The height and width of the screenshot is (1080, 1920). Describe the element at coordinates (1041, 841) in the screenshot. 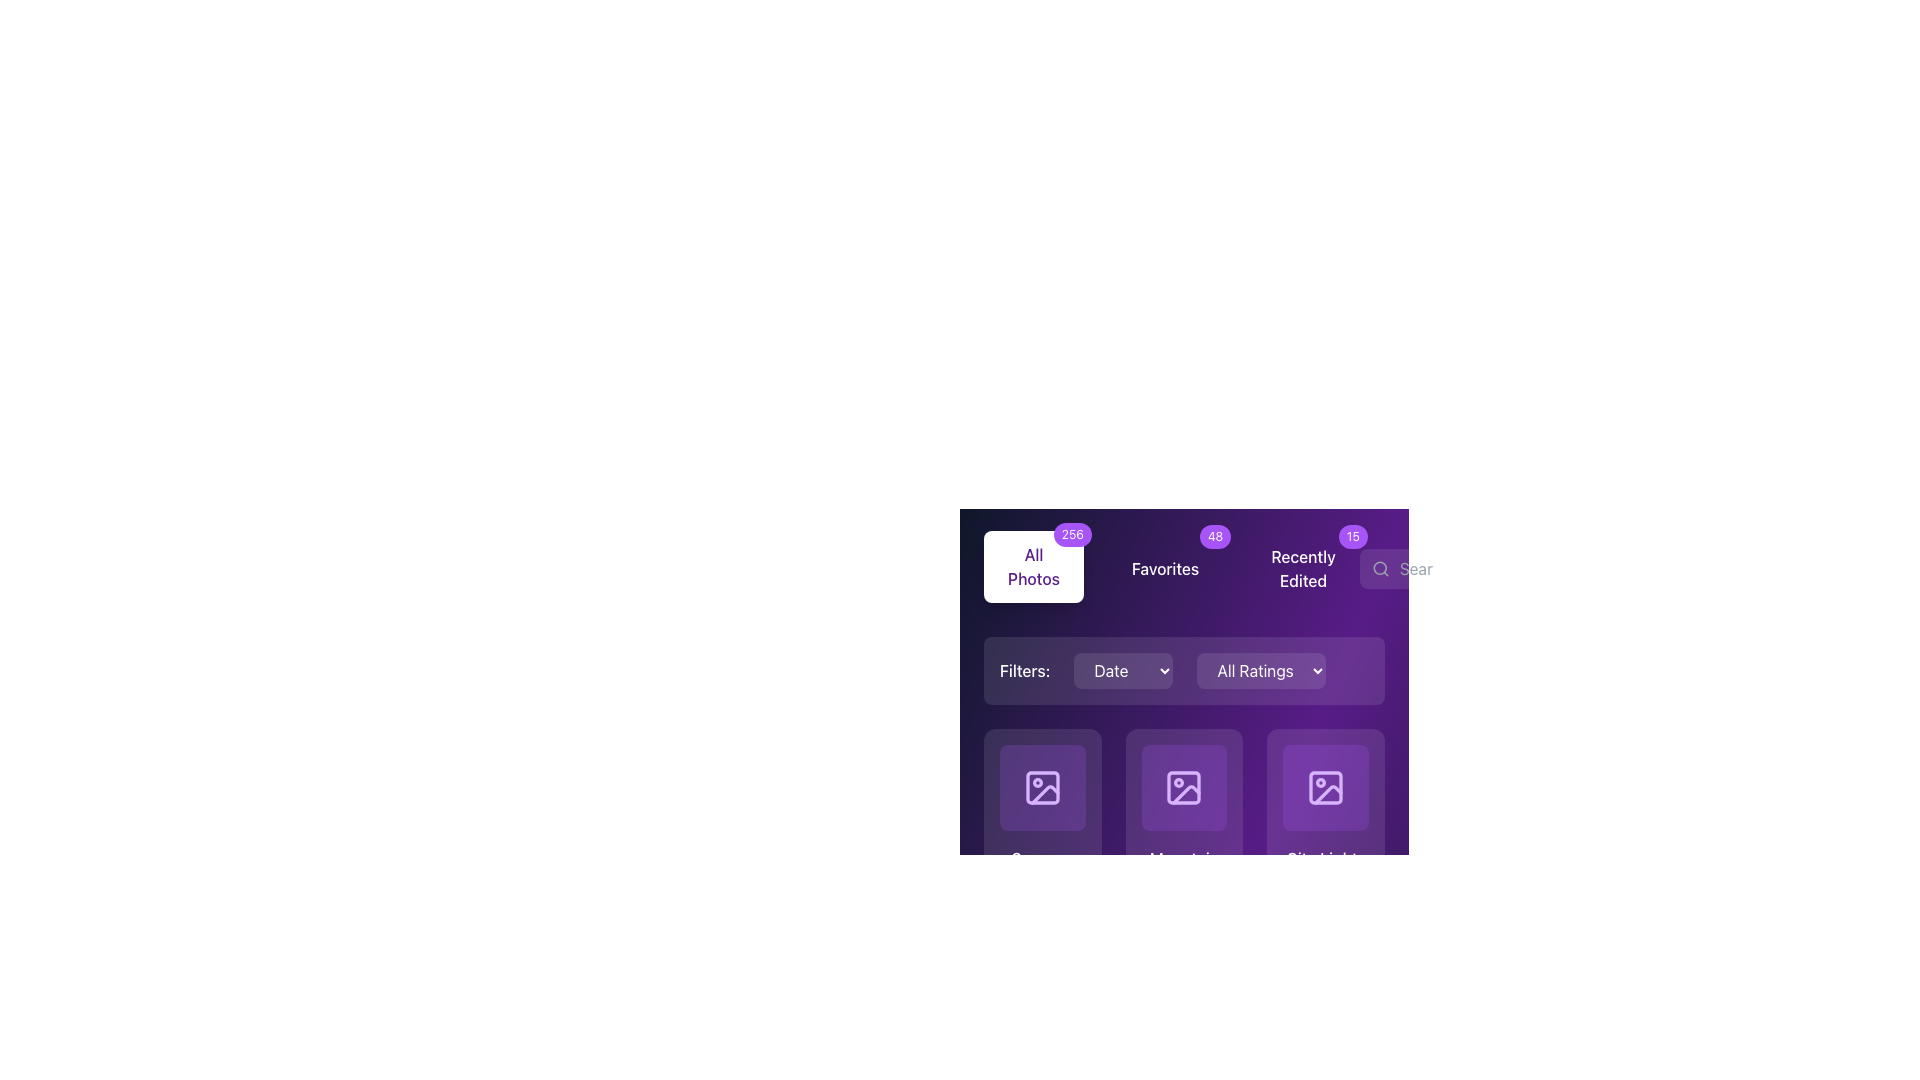

I see `the favorite button located at the bottom of the second grid card in the middle row to observe the color transition` at that location.